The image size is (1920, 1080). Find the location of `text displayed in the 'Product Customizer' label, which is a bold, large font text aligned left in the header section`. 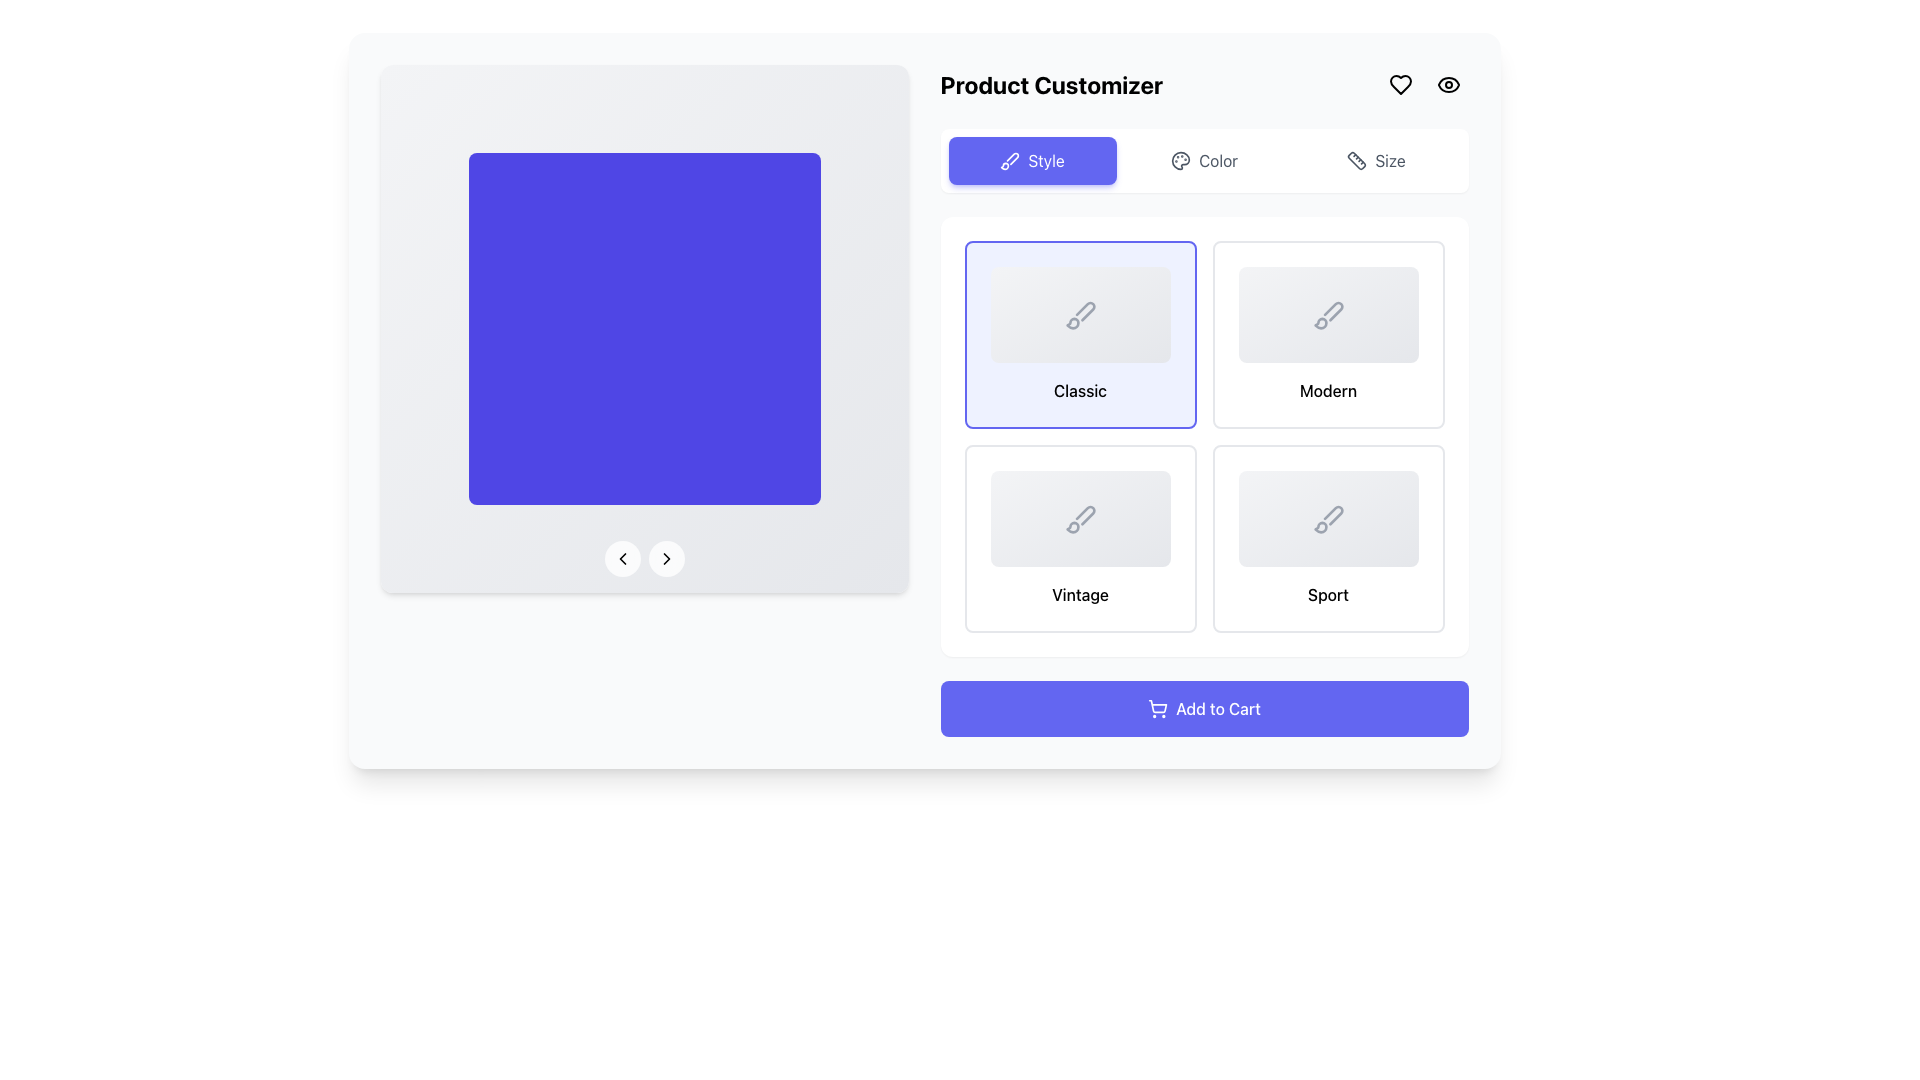

text displayed in the 'Product Customizer' label, which is a bold, large font text aligned left in the header section is located at coordinates (1050, 83).